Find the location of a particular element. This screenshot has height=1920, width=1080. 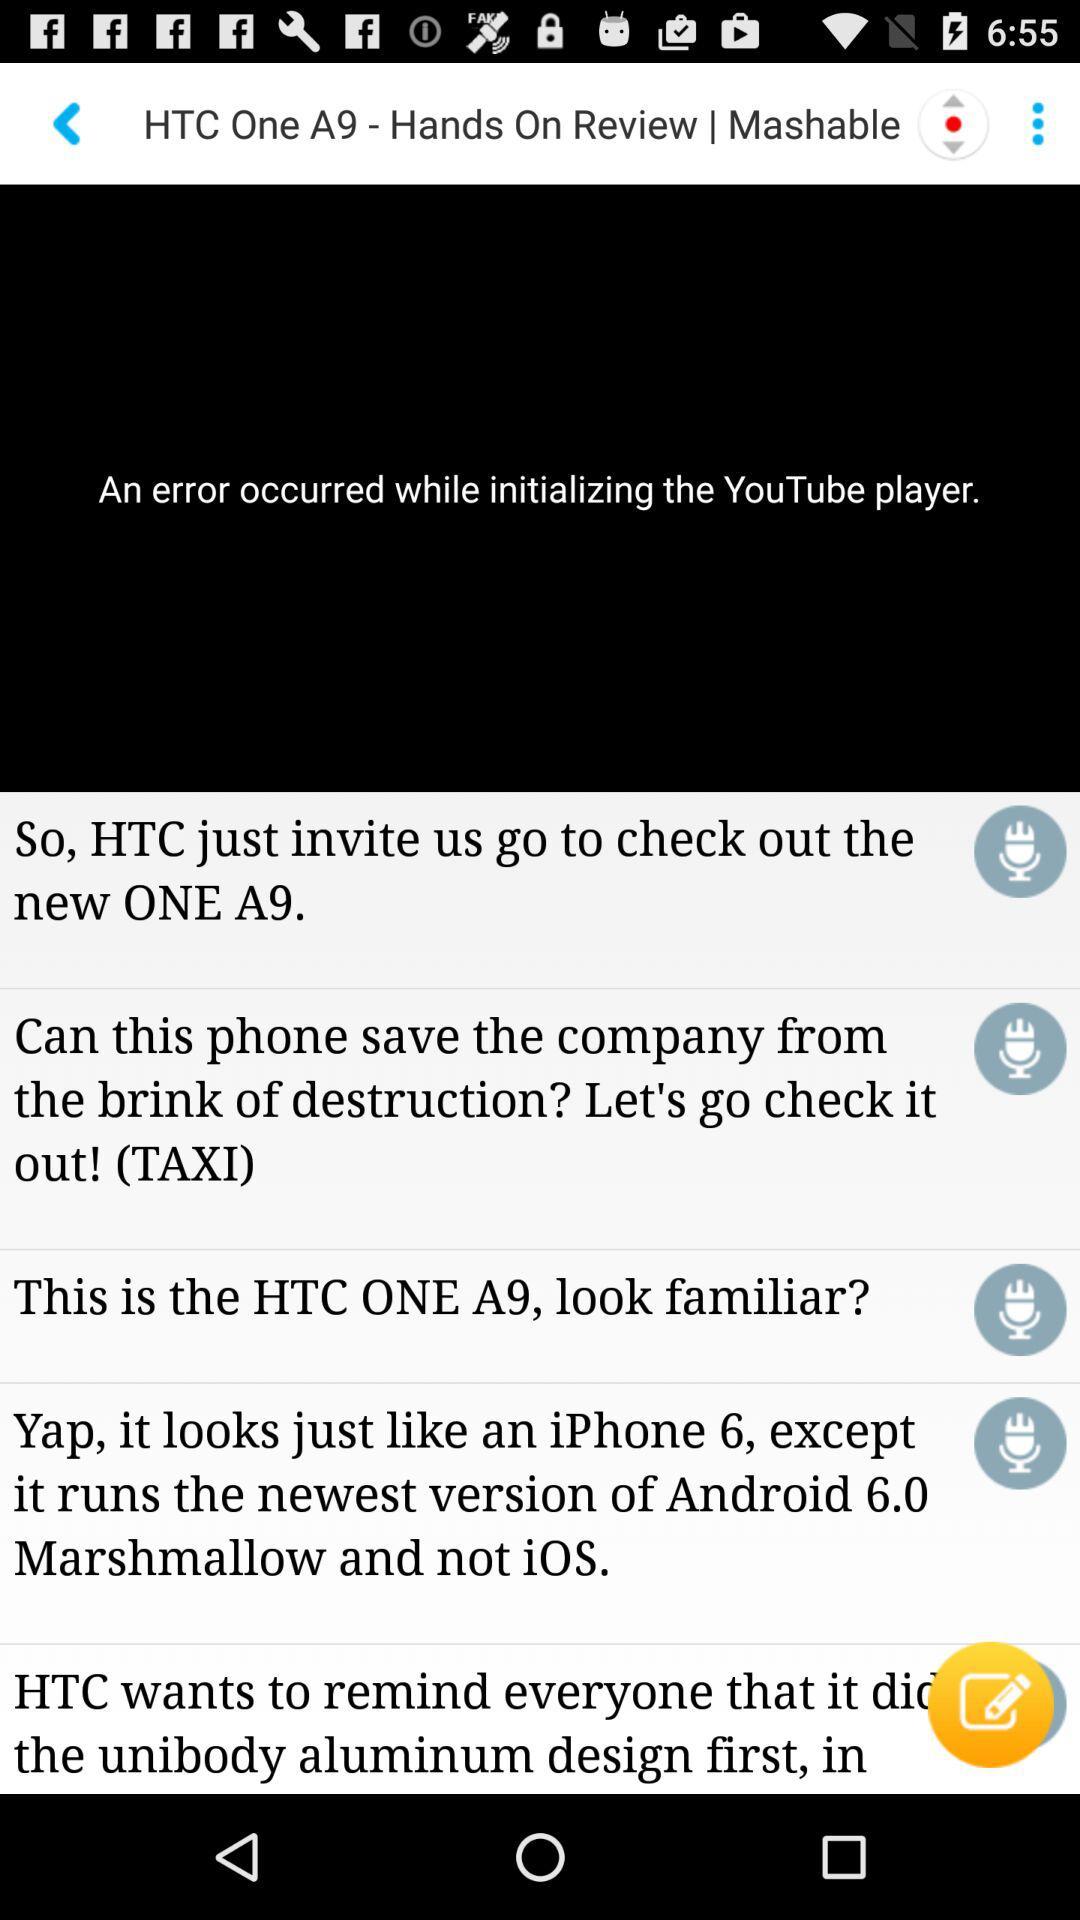

icon above an error occurred icon is located at coordinates (952, 122).